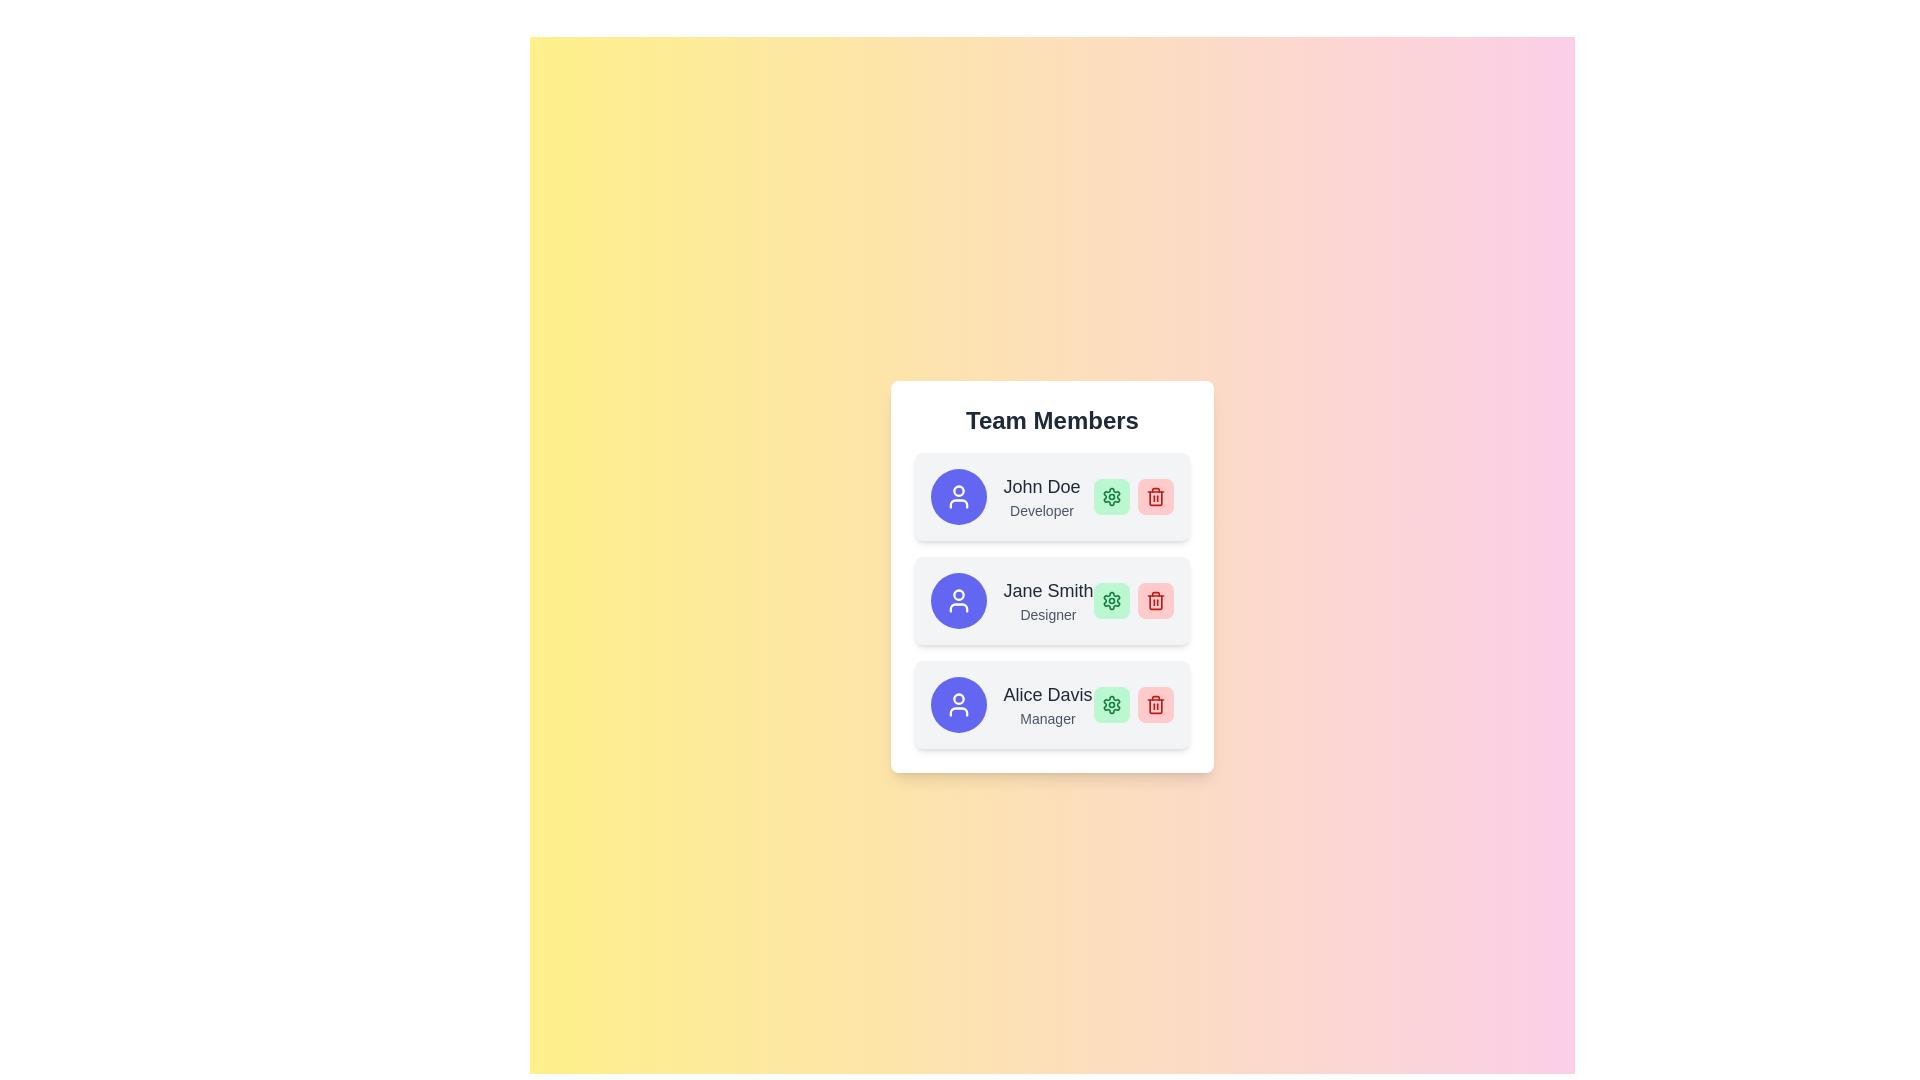 Image resolution: width=1920 pixels, height=1080 pixels. Describe the element at coordinates (1155, 496) in the screenshot. I see `the red rounded rectangular button with a trash can icon` at that location.